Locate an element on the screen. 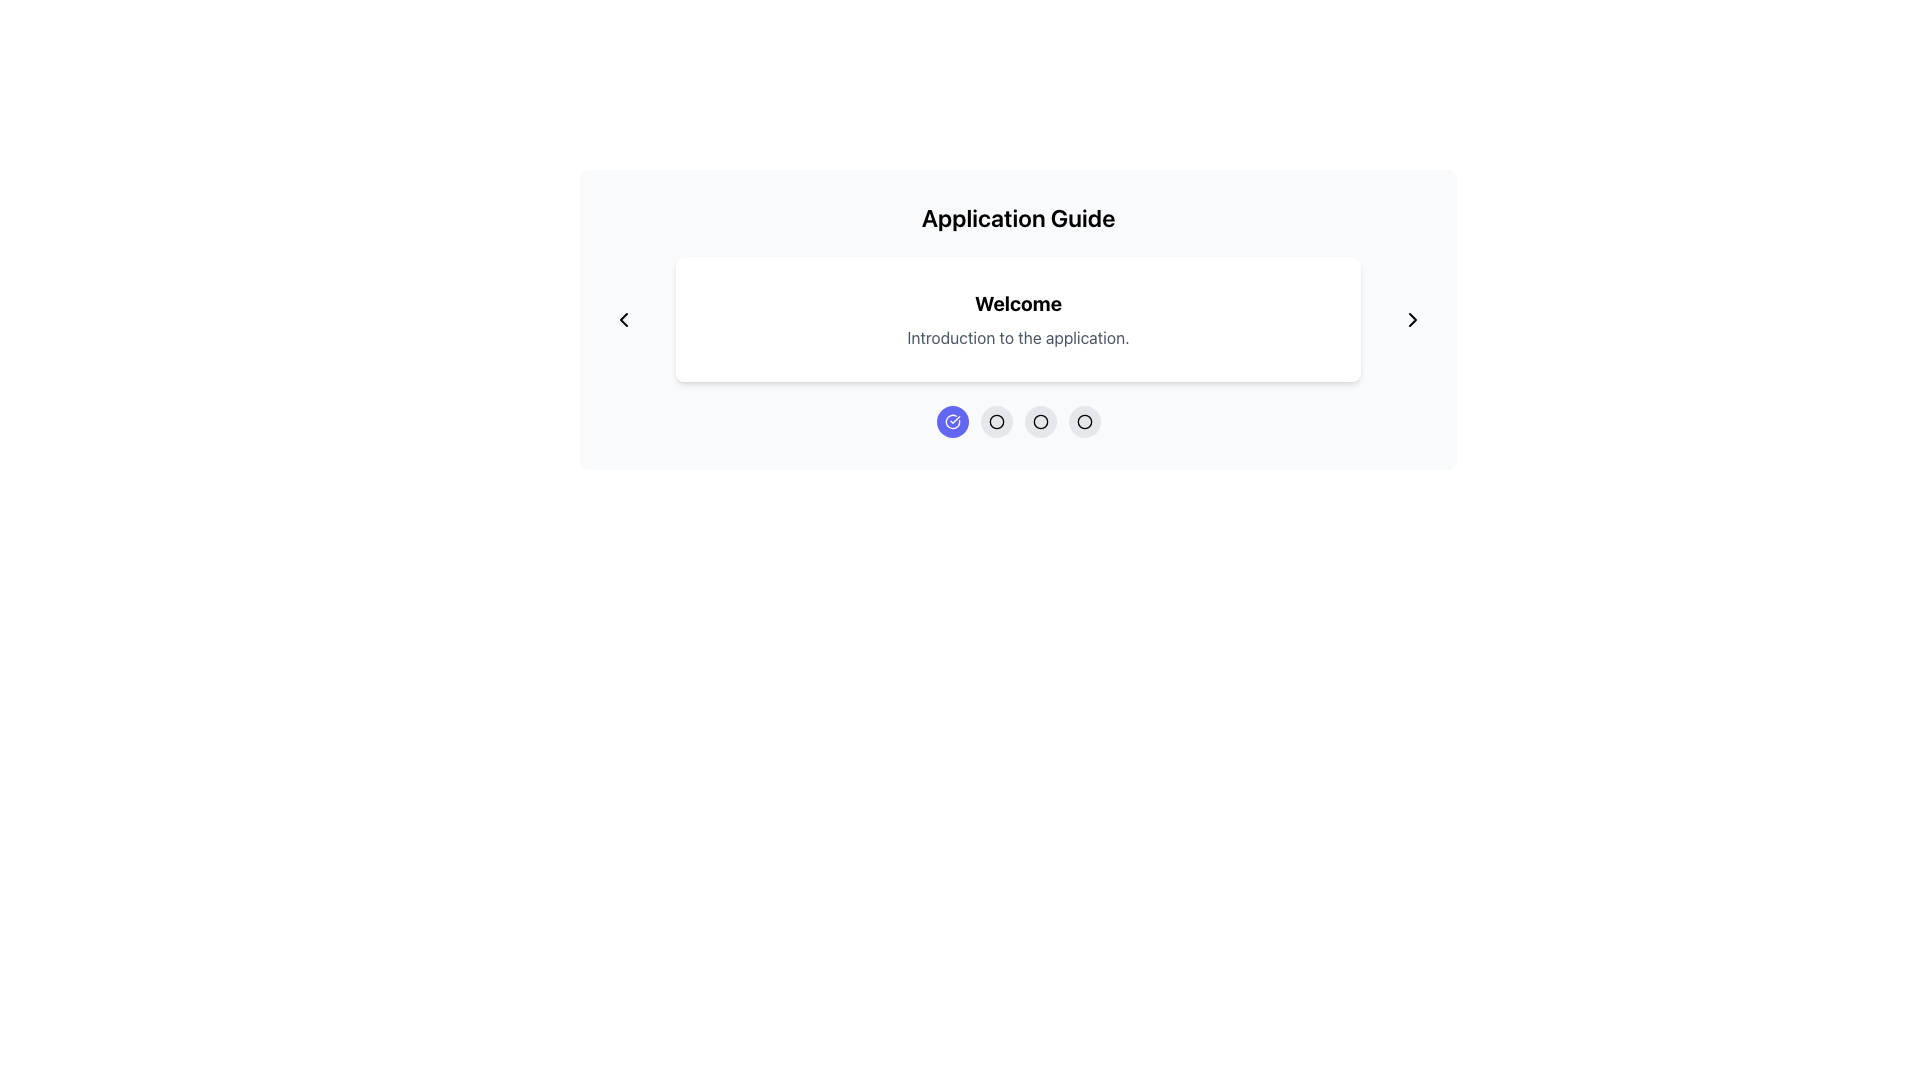  the static informational section element that displays the bold text 'Welcome' and the subtext 'Introduction to the application' is located at coordinates (1018, 319).